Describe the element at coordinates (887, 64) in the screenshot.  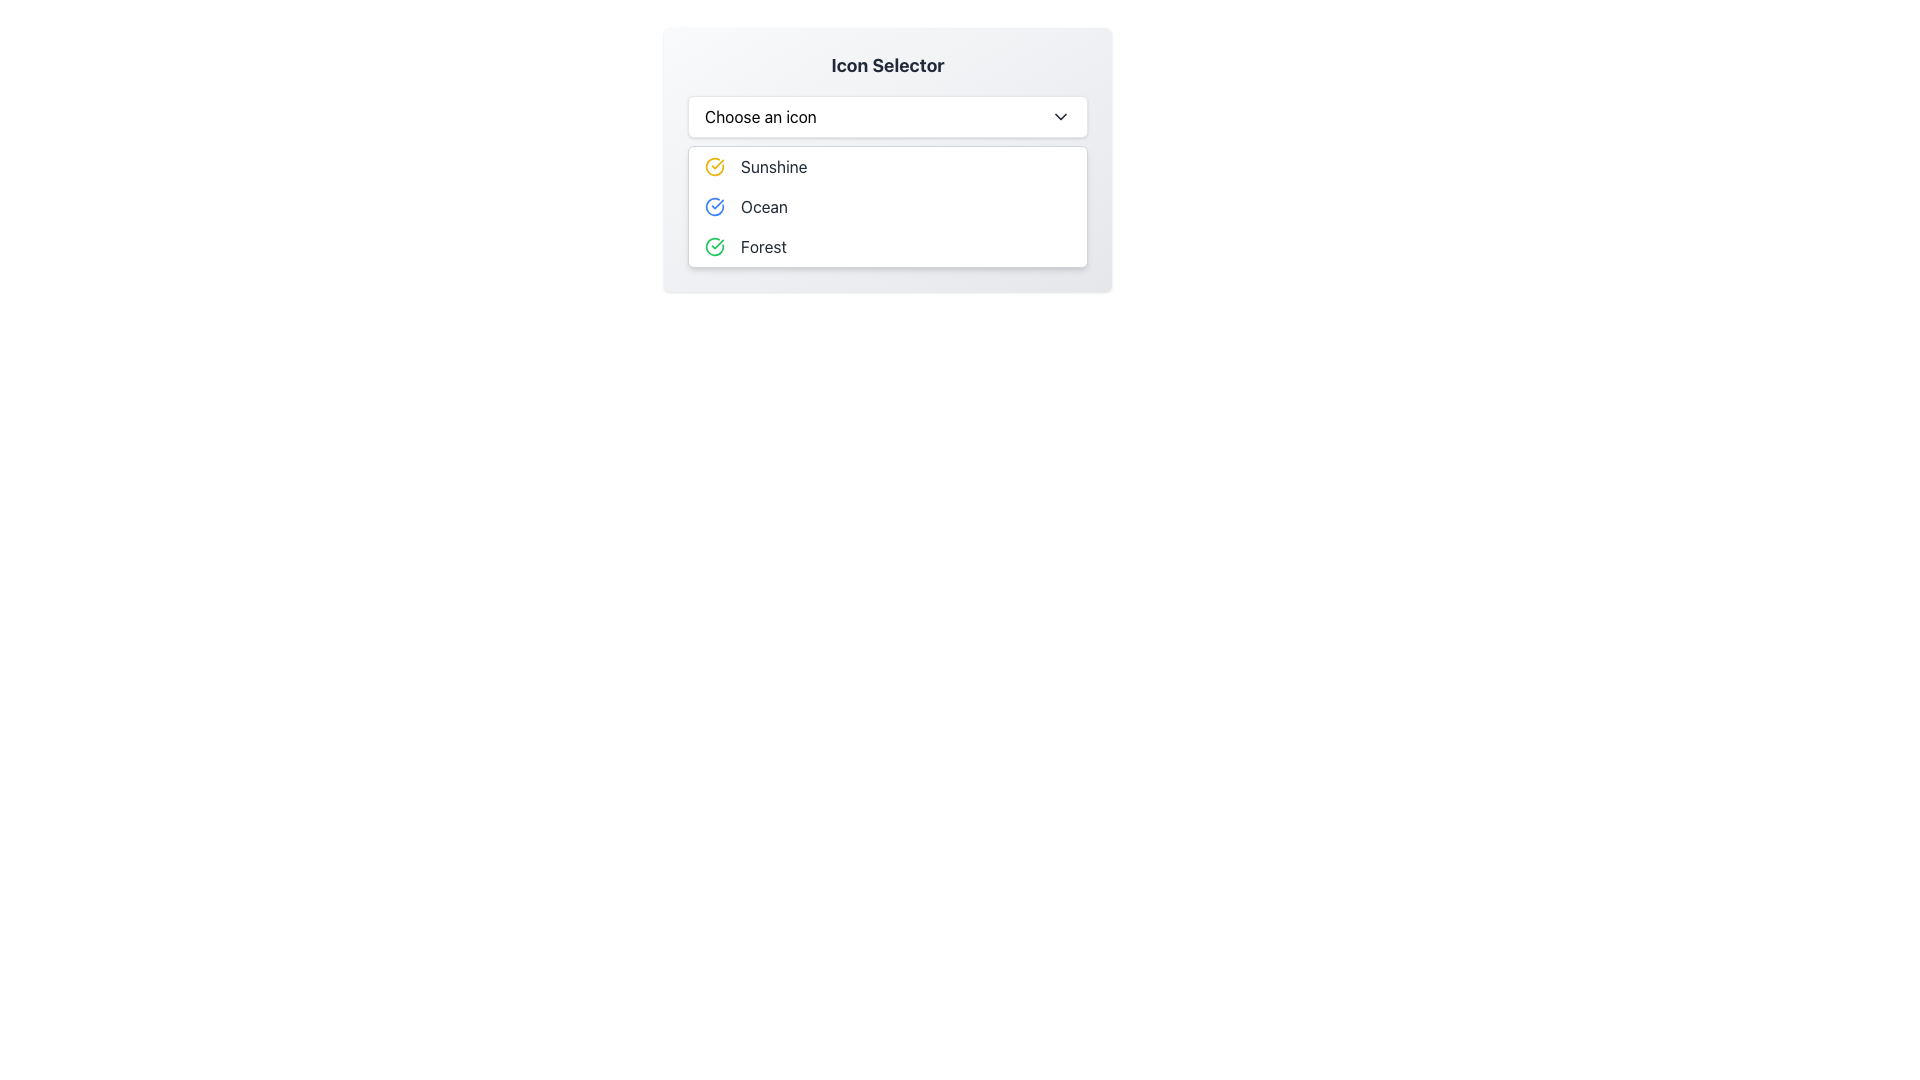
I see `the Text Label that serves as the title or heading for the interface section, located at the top of the layout` at that location.